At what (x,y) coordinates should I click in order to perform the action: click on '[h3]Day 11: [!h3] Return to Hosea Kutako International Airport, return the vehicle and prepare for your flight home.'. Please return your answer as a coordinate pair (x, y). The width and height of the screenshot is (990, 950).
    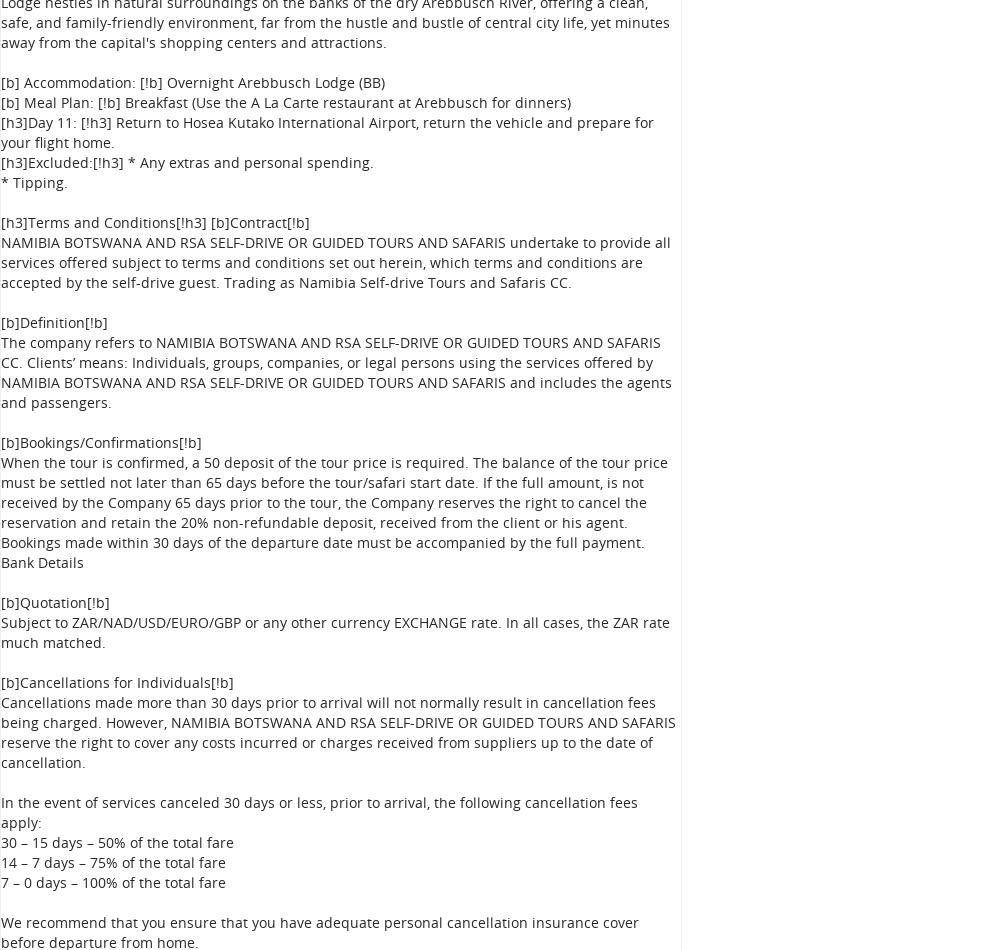
    Looking at the image, I should click on (0, 132).